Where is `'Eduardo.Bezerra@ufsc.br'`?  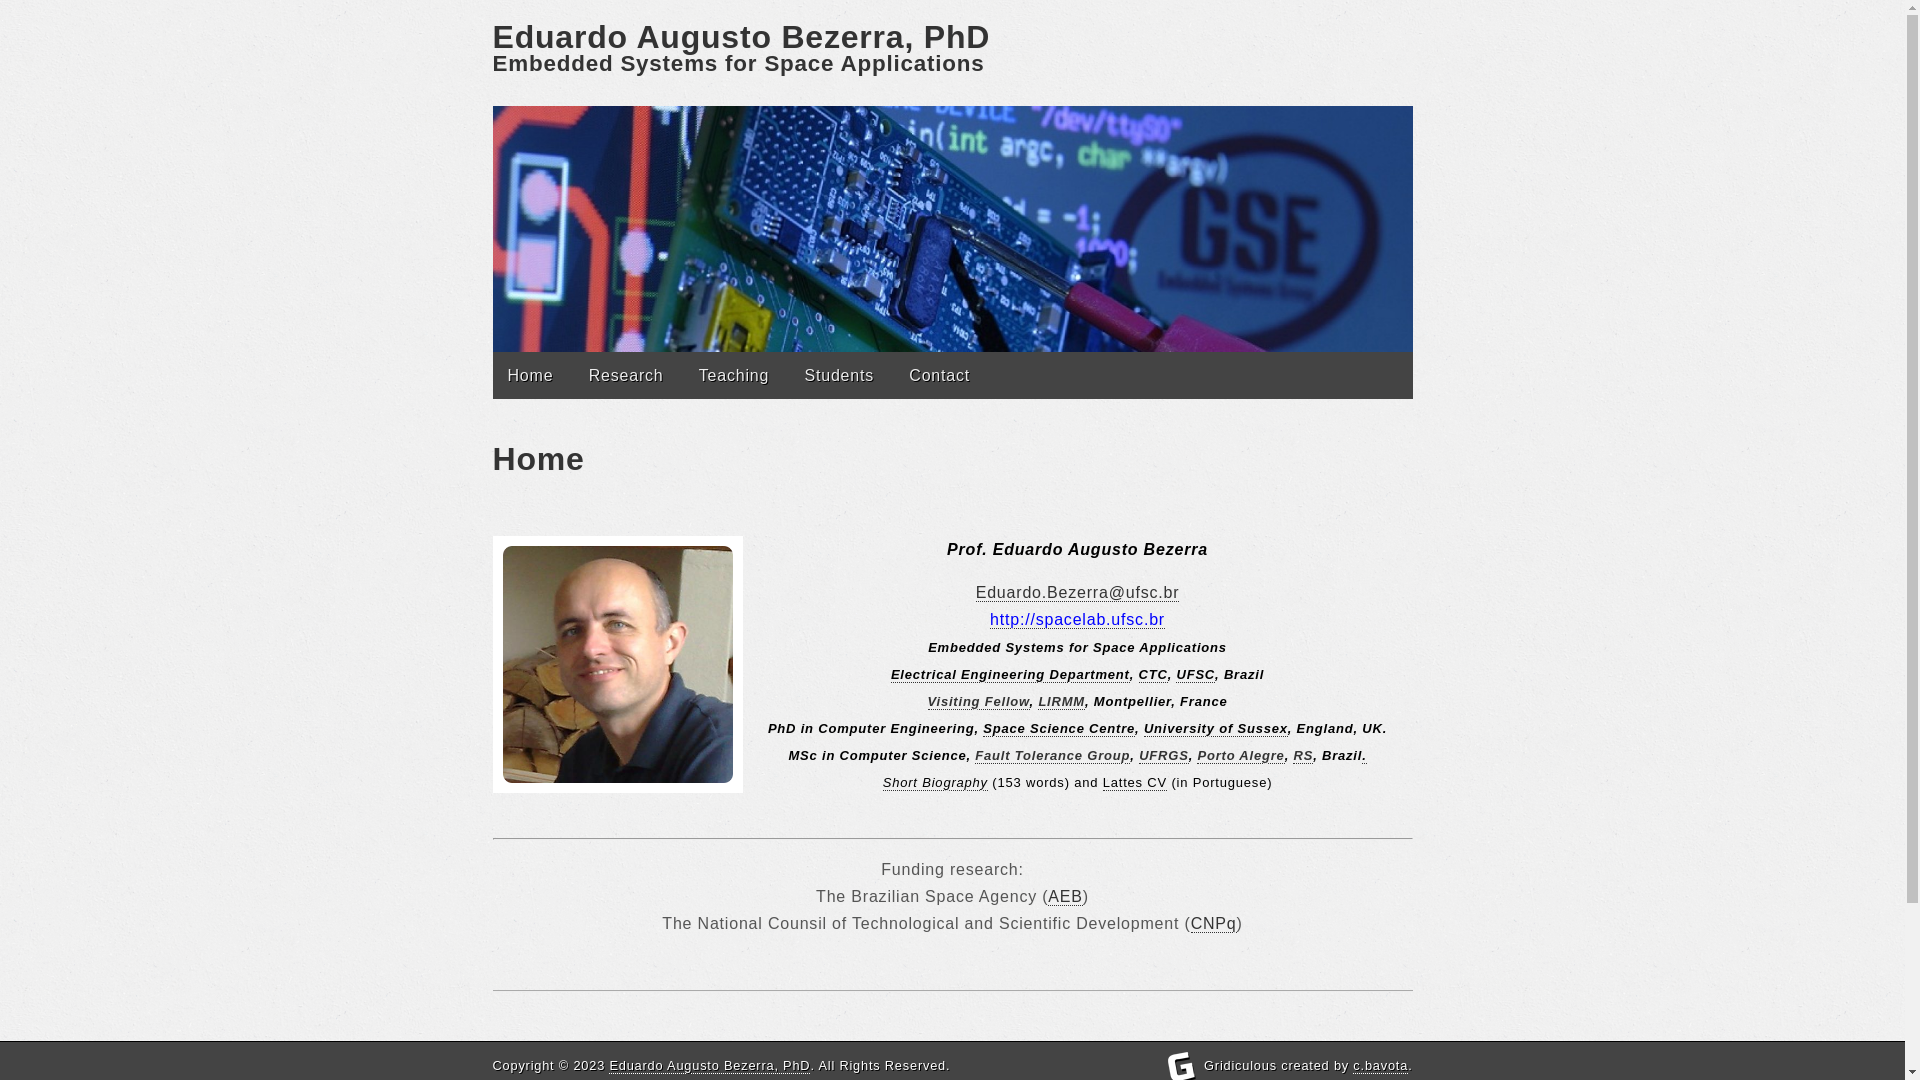
'Eduardo.Bezerra@ufsc.br' is located at coordinates (1077, 592).